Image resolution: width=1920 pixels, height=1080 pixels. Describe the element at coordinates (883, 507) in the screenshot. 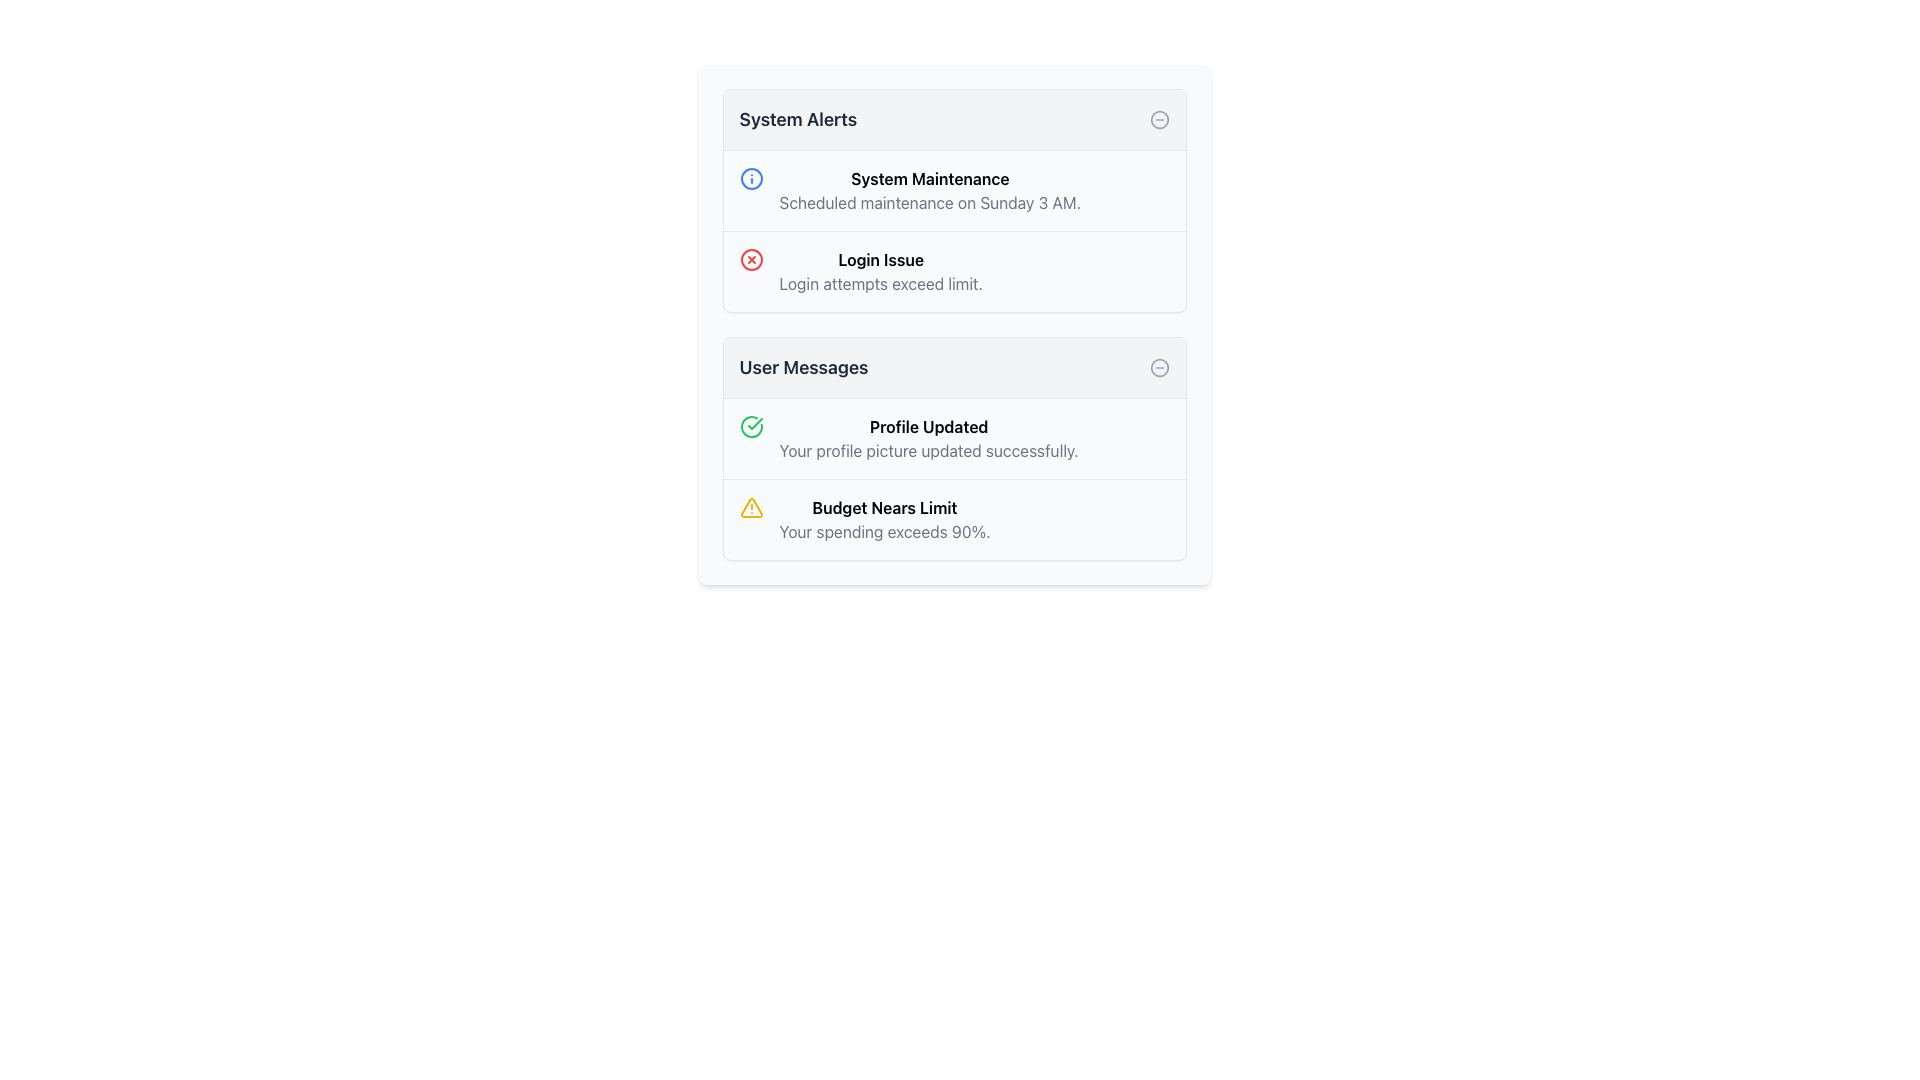

I see `the text label that serves as the title or heading for the notification, located under the 'User Messages' section and above the text 'Your spending exceeds 90%'` at that location.